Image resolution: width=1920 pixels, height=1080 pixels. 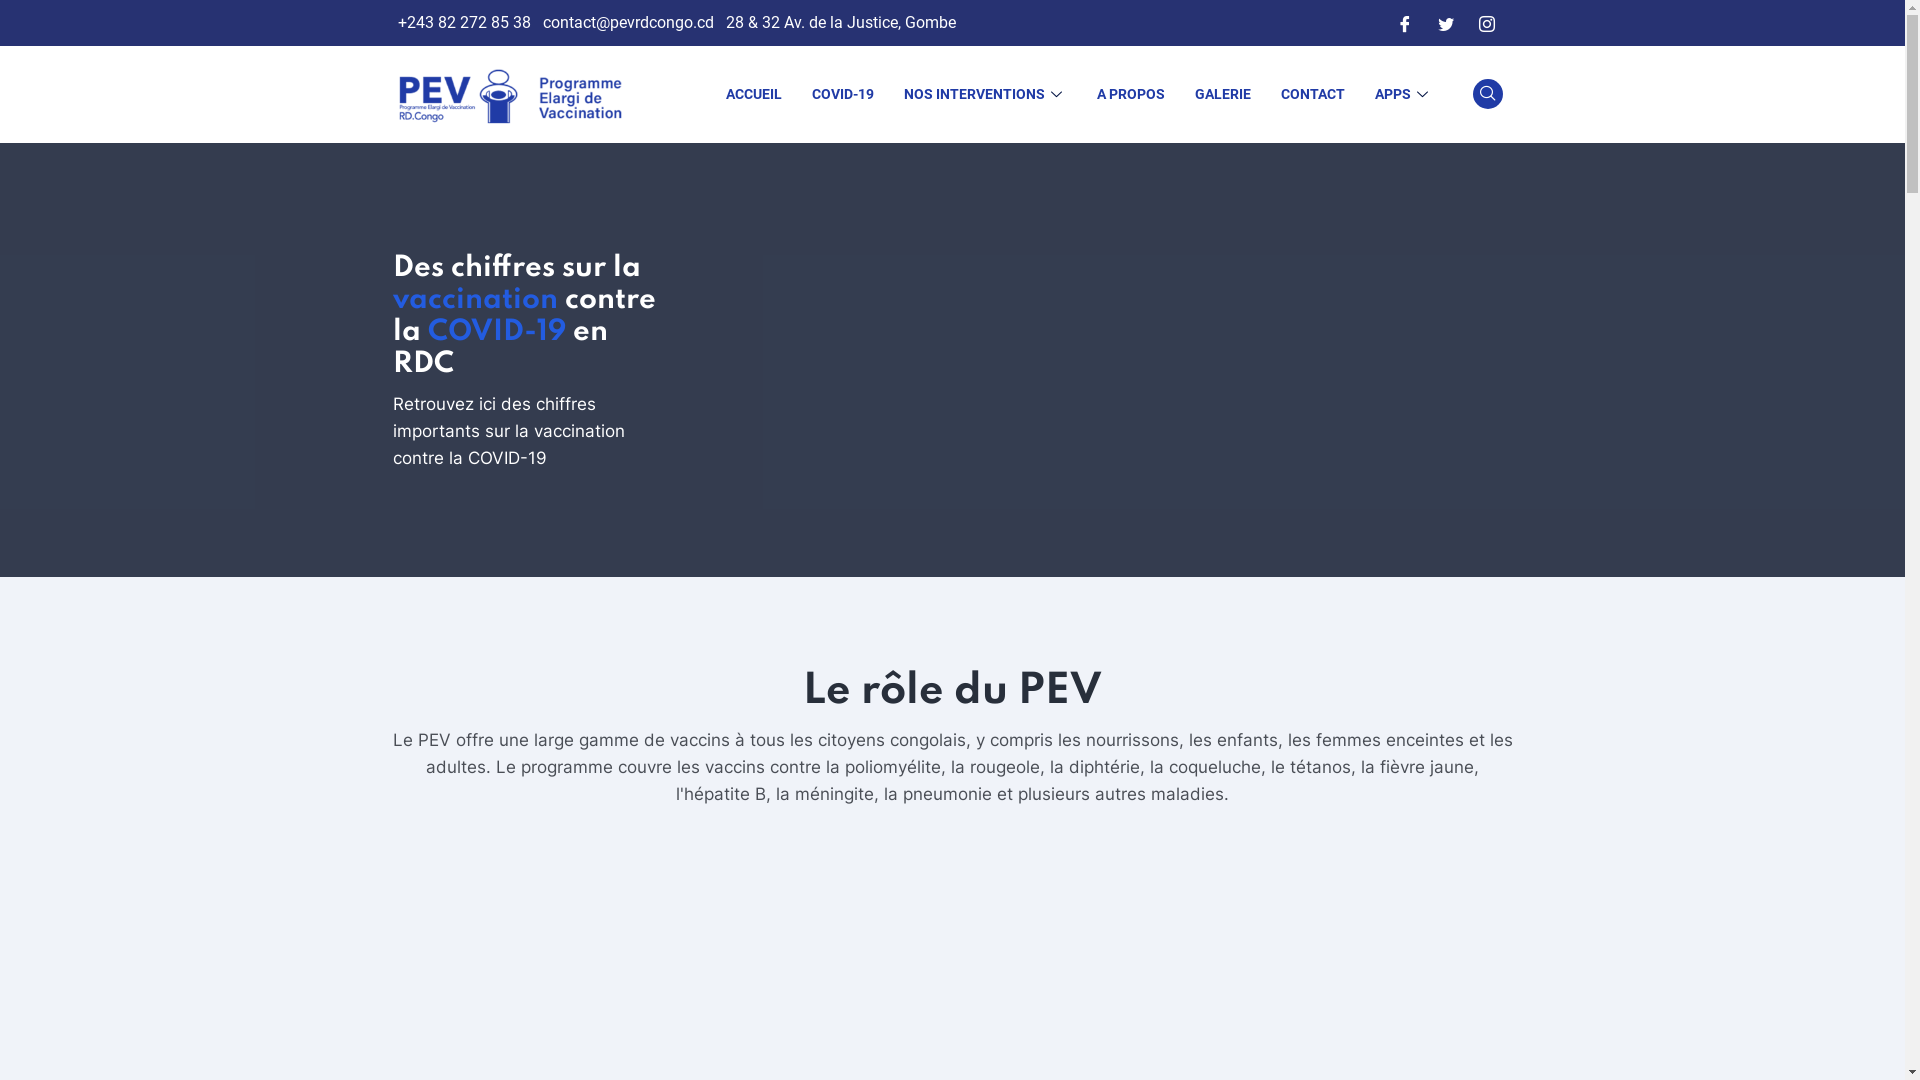 What do you see at coordinates (984, 93) in the screenshot?
I see `'NOS INTERVENTIONS'` at bounding box center [984, 93].